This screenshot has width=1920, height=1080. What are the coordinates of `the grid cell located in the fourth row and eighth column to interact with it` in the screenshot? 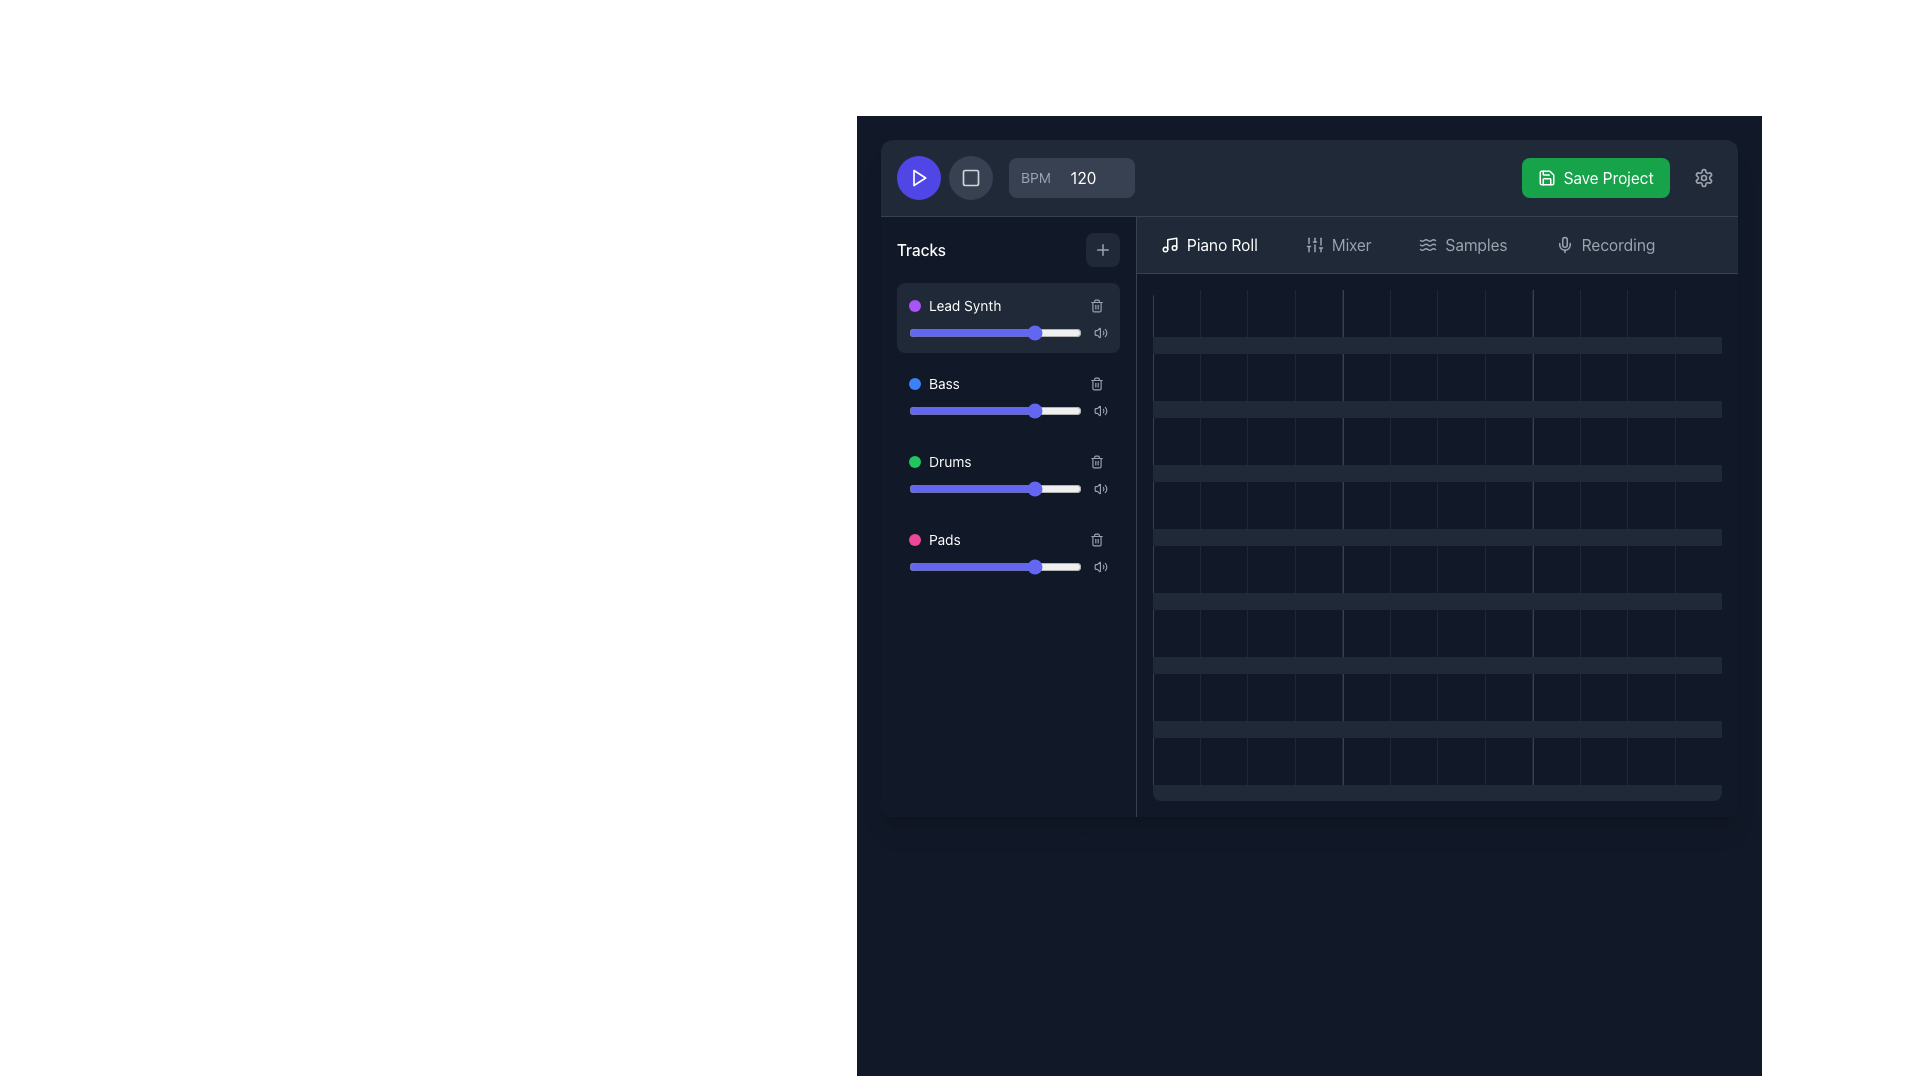 It's located at (1508, 440).